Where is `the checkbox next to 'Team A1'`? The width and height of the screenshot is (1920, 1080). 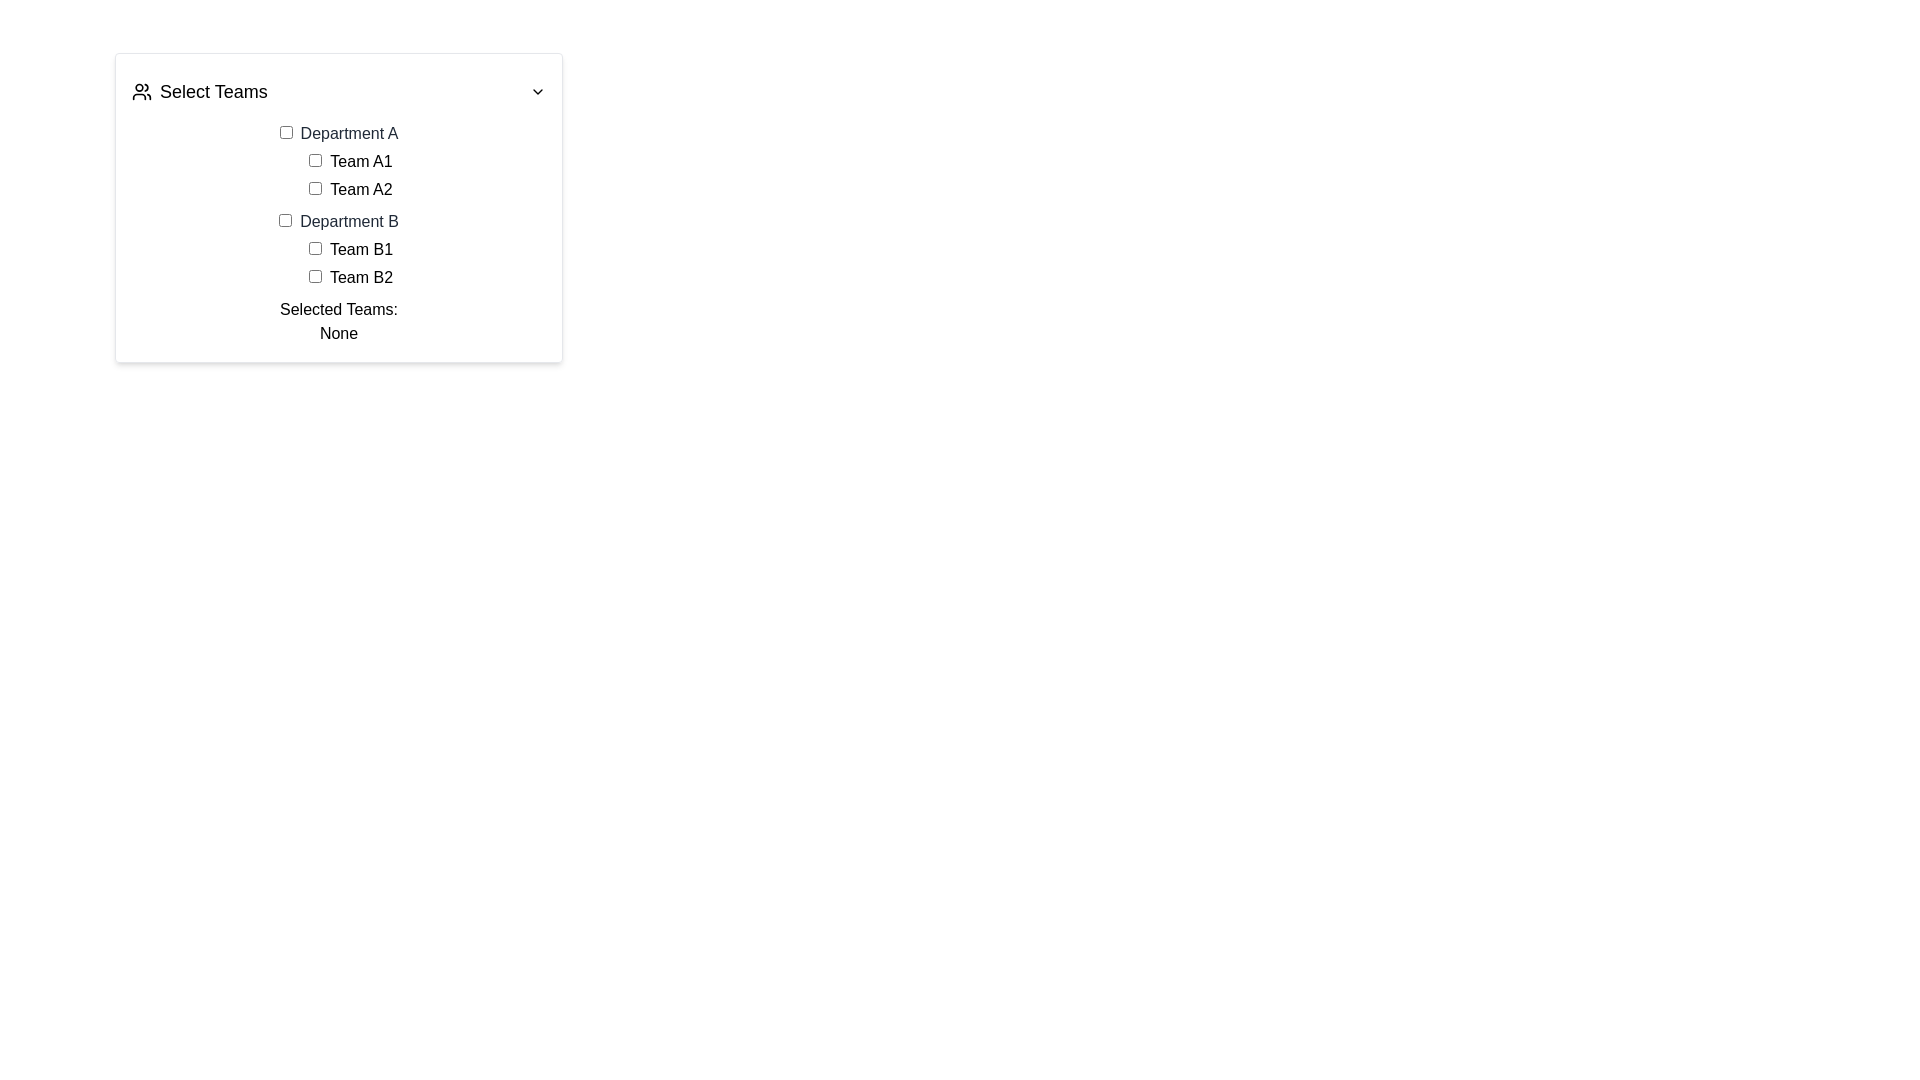 the checkbox next to 'Team A1' is located at coordinates (350, 175).